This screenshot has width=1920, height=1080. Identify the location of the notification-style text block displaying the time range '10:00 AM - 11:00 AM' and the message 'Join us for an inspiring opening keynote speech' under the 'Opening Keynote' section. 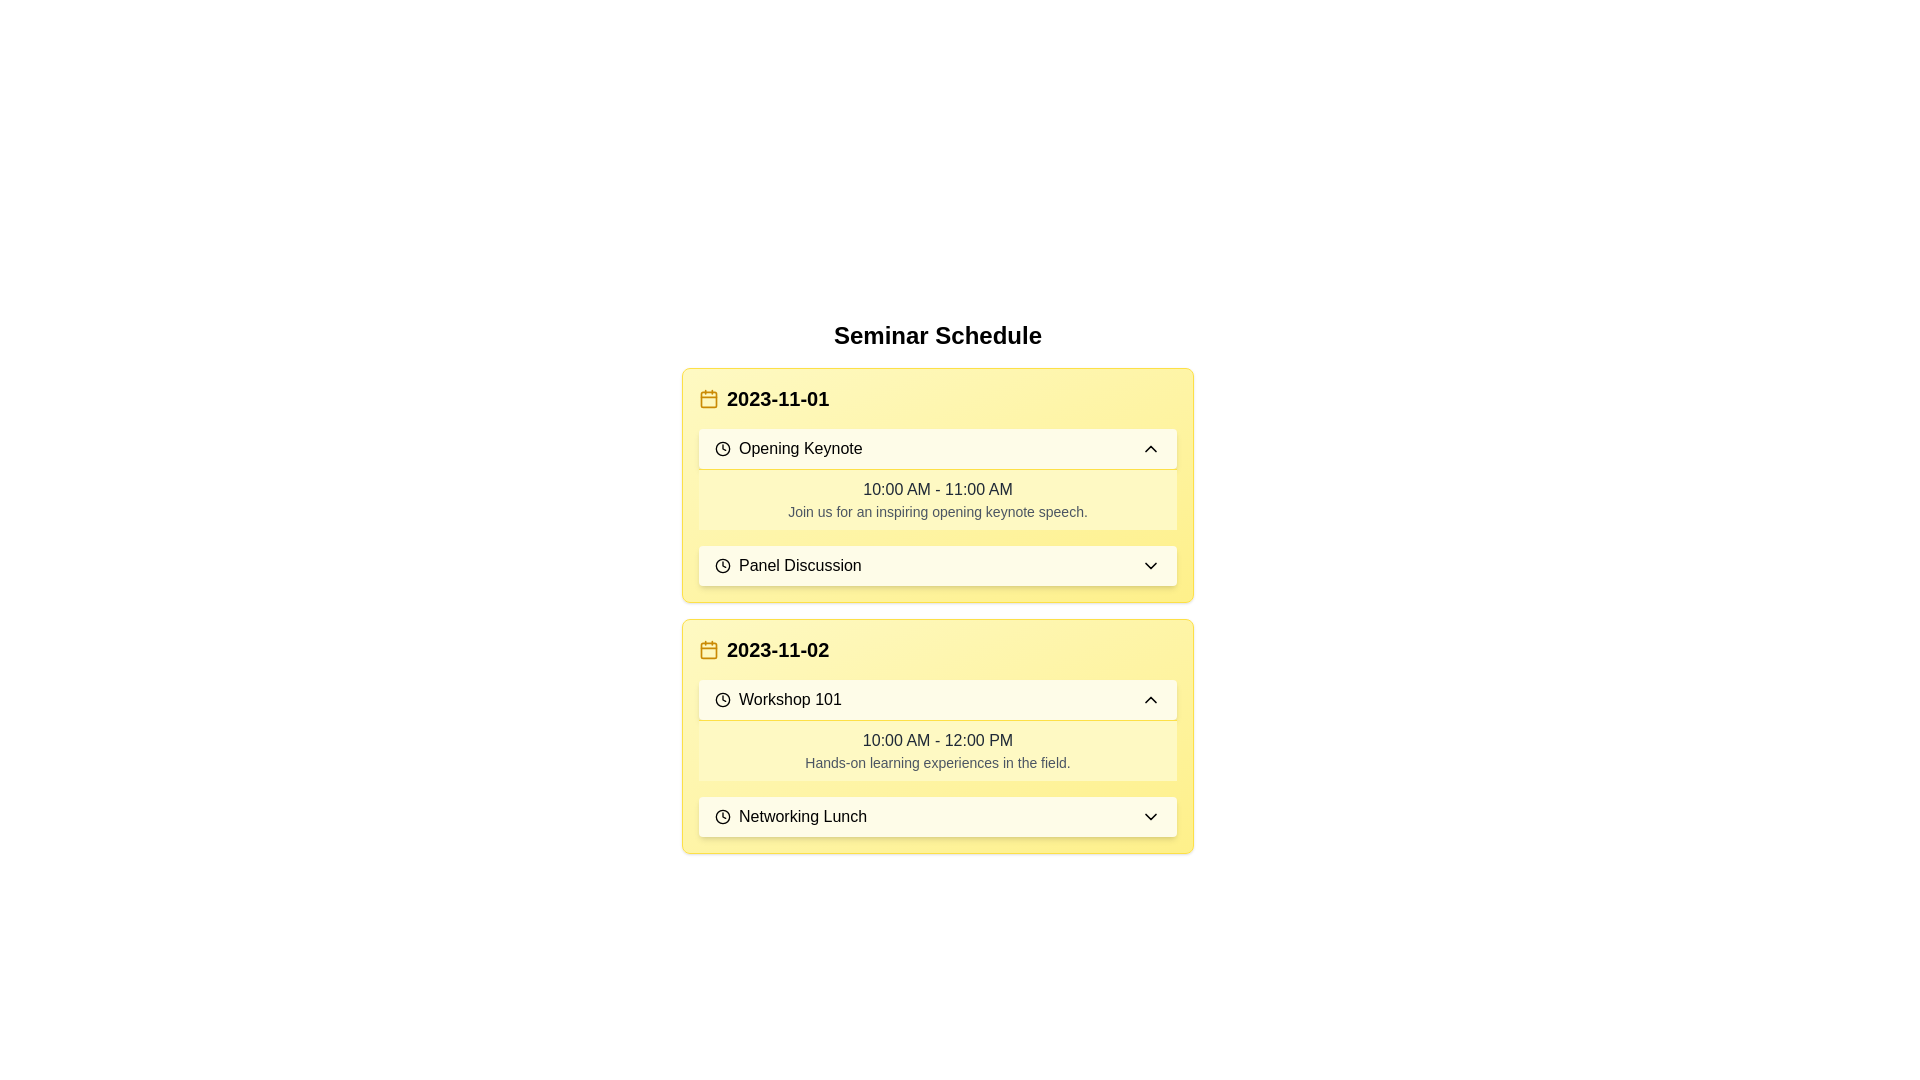
(936, 497).